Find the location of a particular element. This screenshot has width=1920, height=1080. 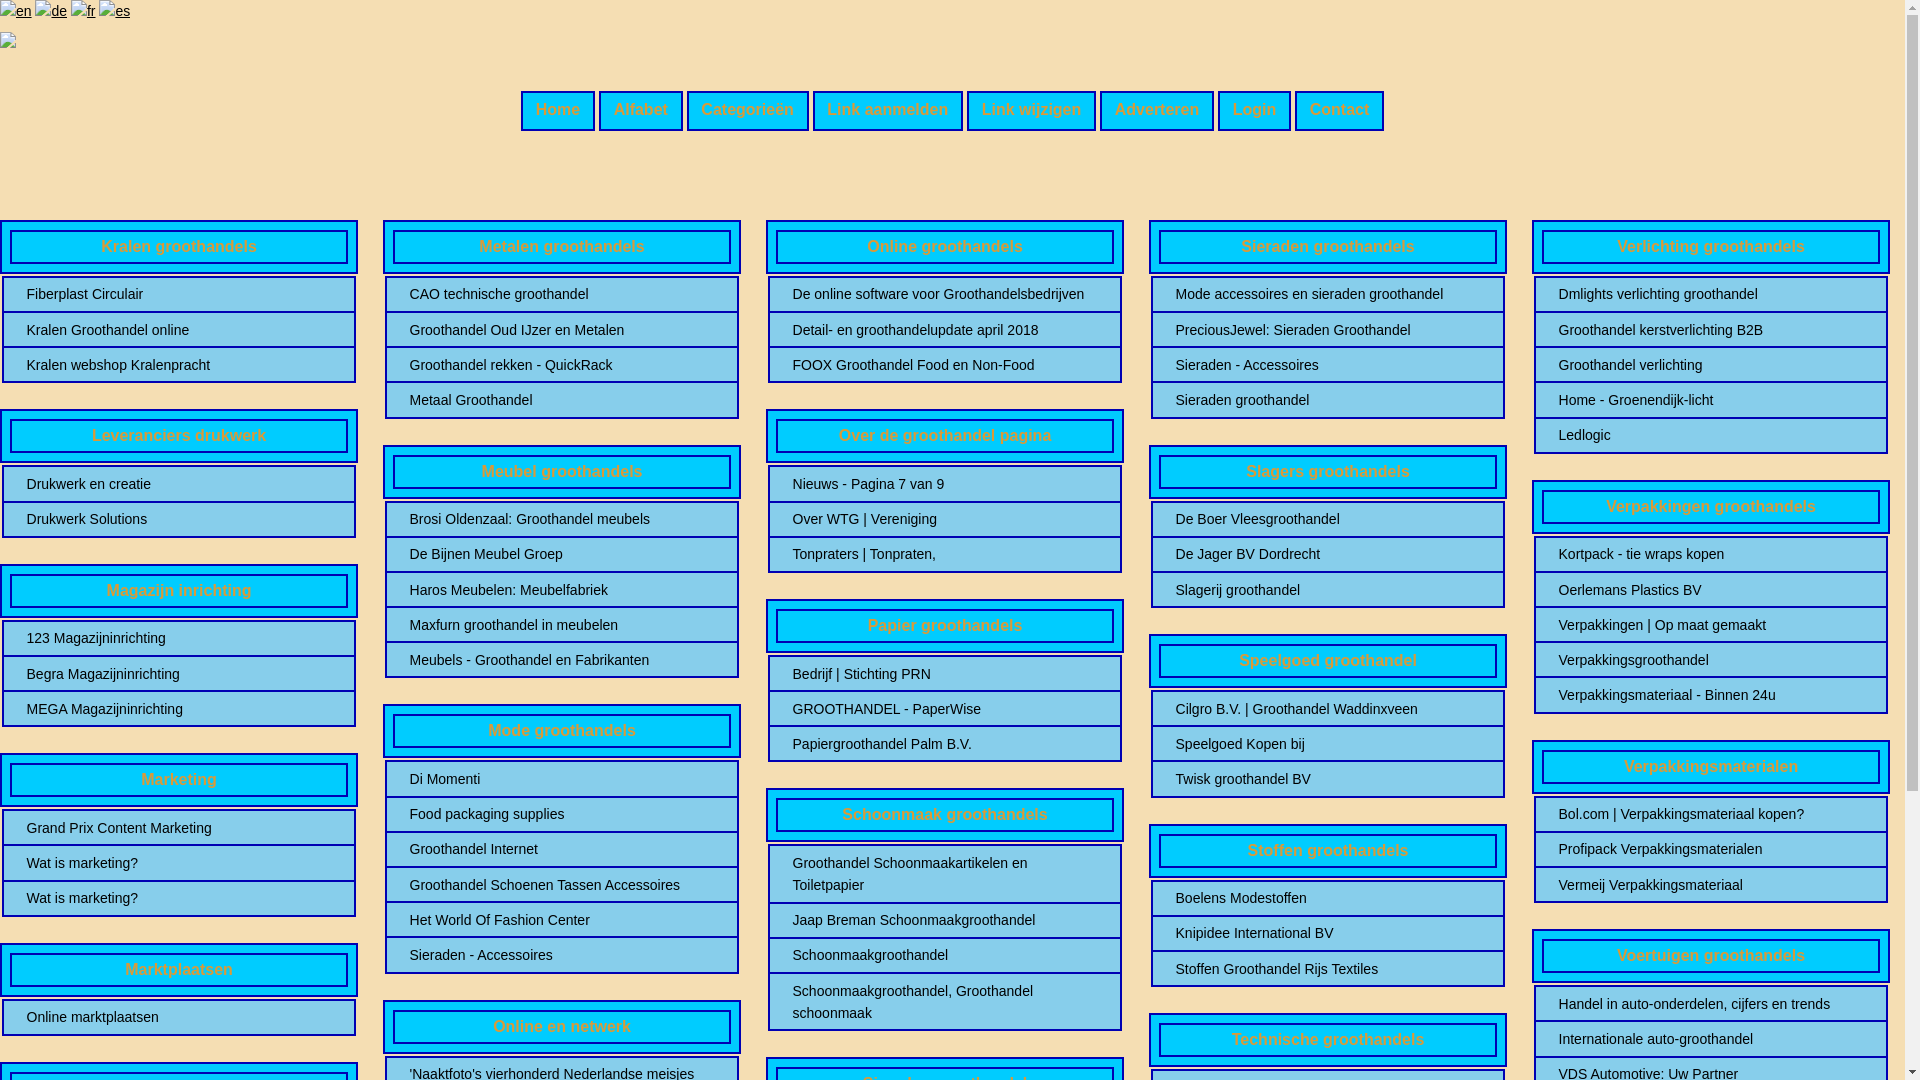

'Fiberplast Circulair' is located at coordinates (179, 293).